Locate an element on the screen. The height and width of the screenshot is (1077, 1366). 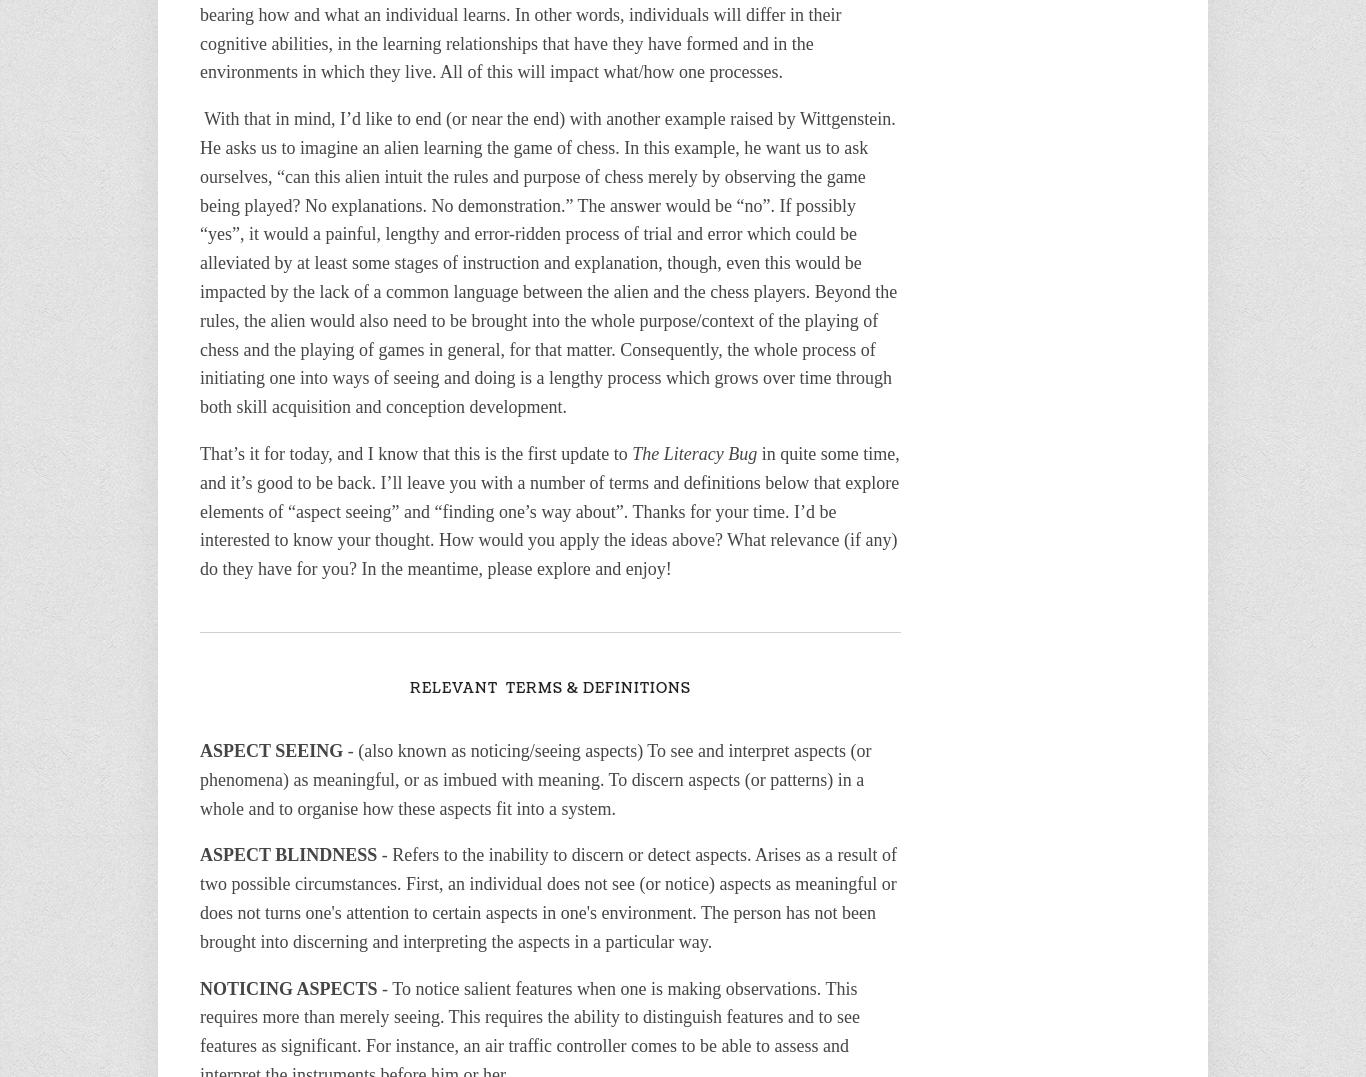
'That’s it for today, and I know that this is the first update to' is located at coordinates (414, 451).